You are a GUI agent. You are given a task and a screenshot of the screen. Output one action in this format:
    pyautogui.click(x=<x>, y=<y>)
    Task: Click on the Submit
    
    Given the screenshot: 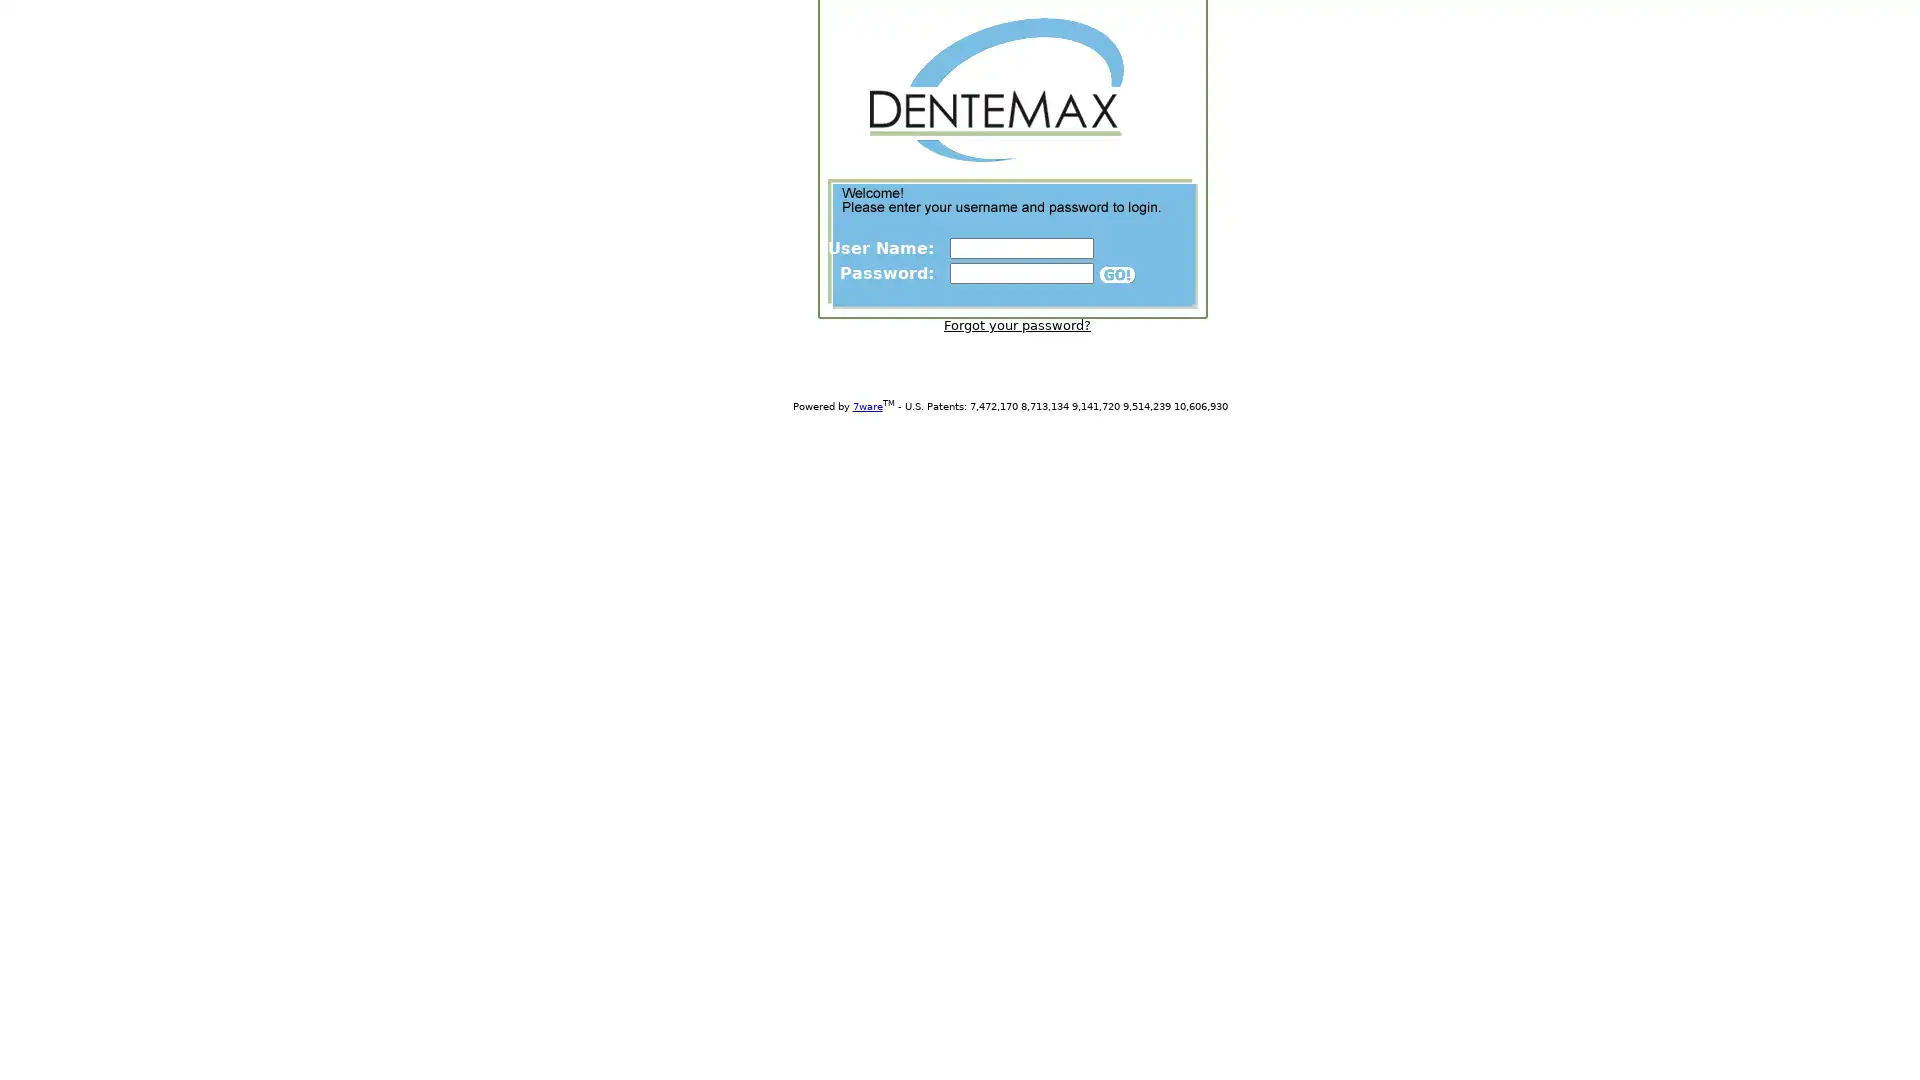 What is the action you would take?
    pyautogui.click(x=1117, y=273)
    